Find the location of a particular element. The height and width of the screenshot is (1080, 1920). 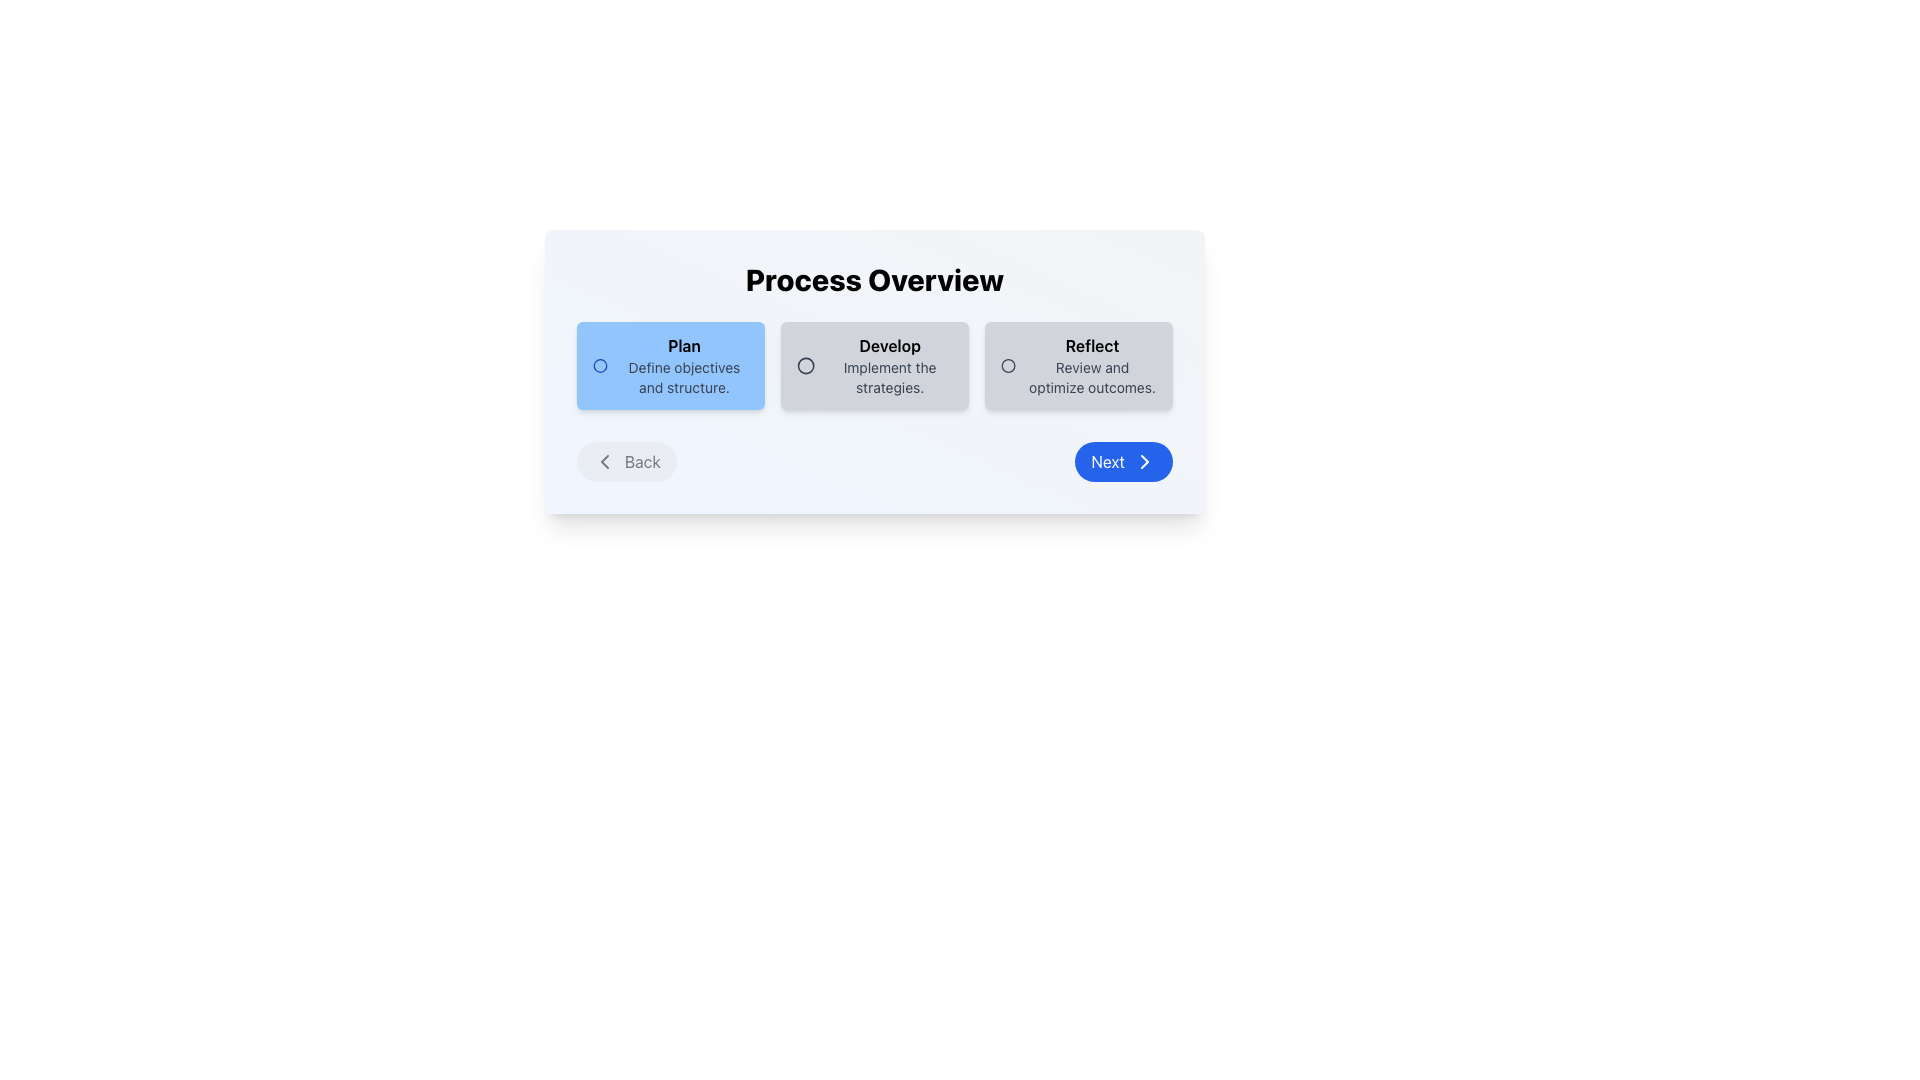

the text label that says 'Define objectives and structure.' This label is styled in gray with a small font size and is located underneath the bold title 'Plan' within the first blue card of a navigation stepper display is located at coordinates (684, 378).